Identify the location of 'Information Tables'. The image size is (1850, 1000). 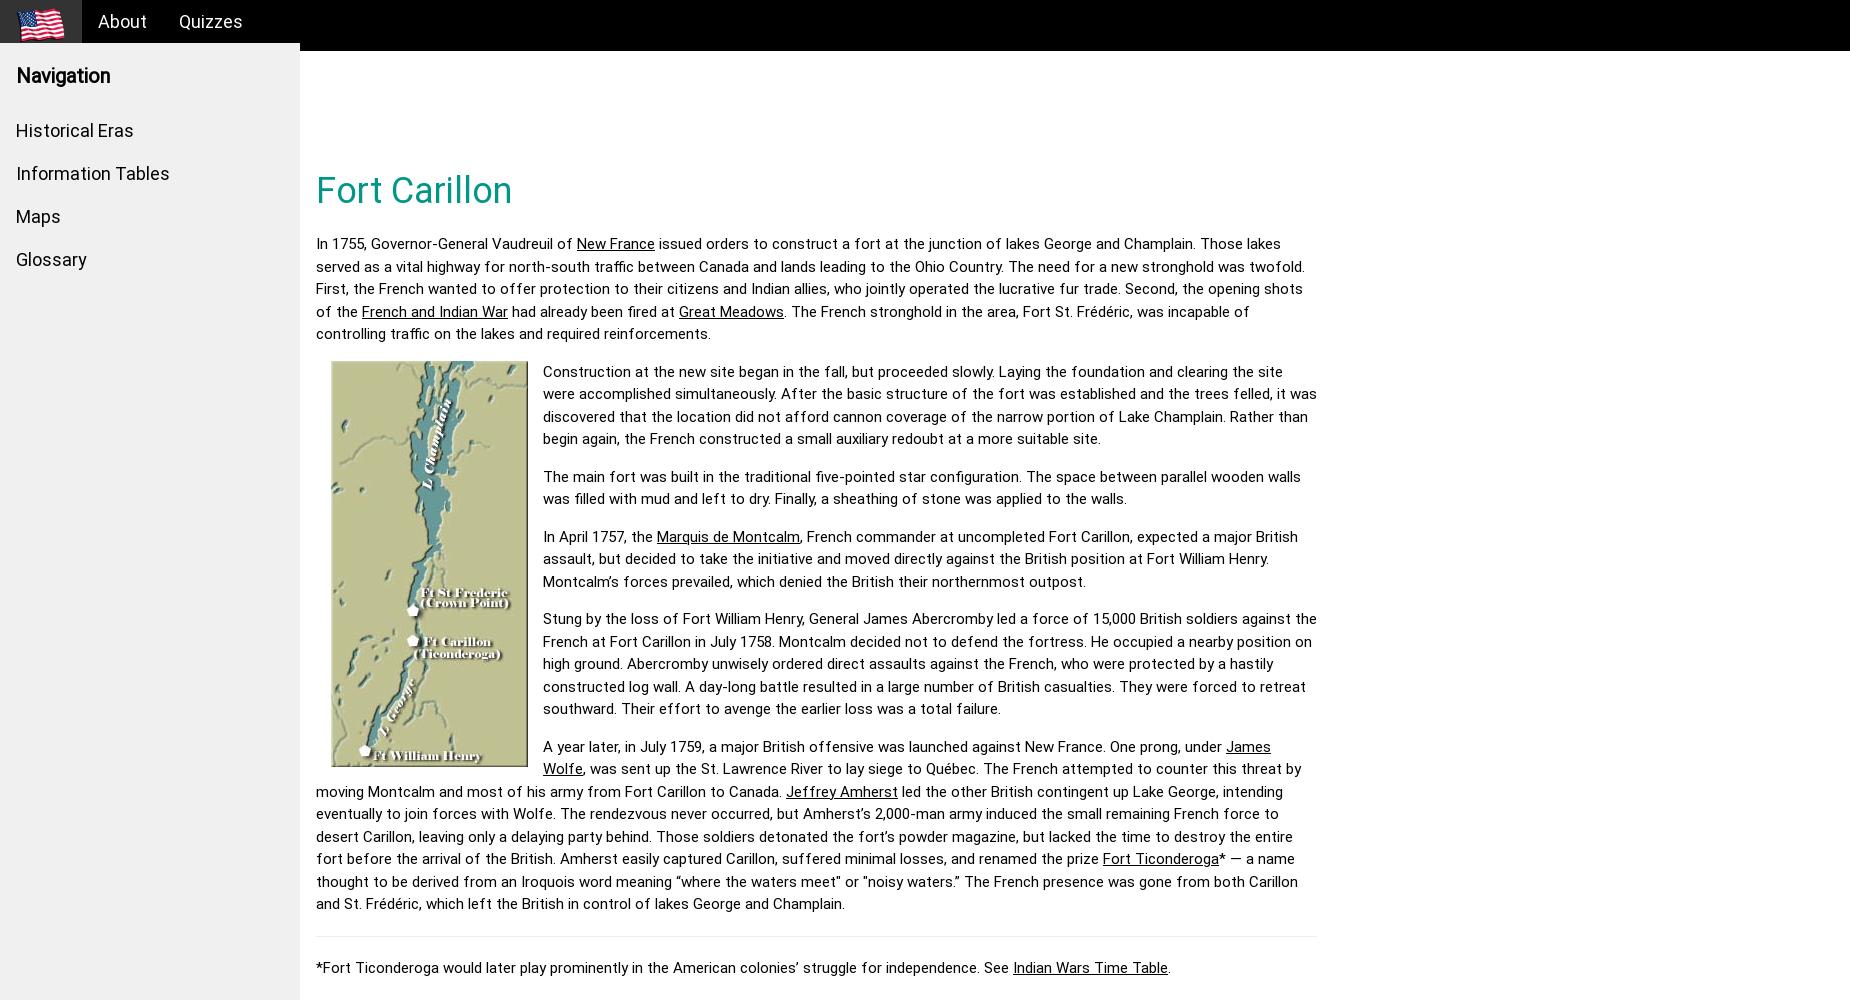
(92, 173).